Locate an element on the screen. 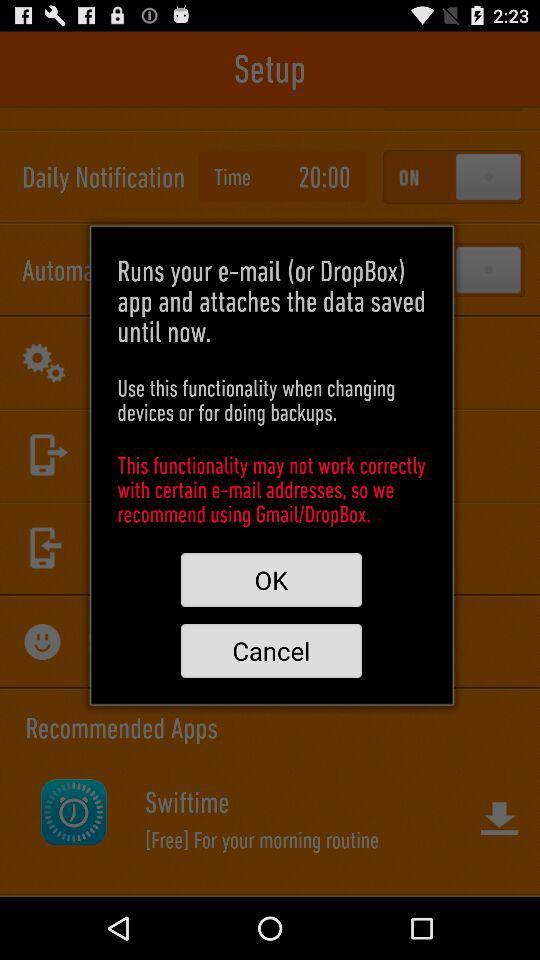 The image size is (540, 960). ok icon is located at coordinates (270, 580).